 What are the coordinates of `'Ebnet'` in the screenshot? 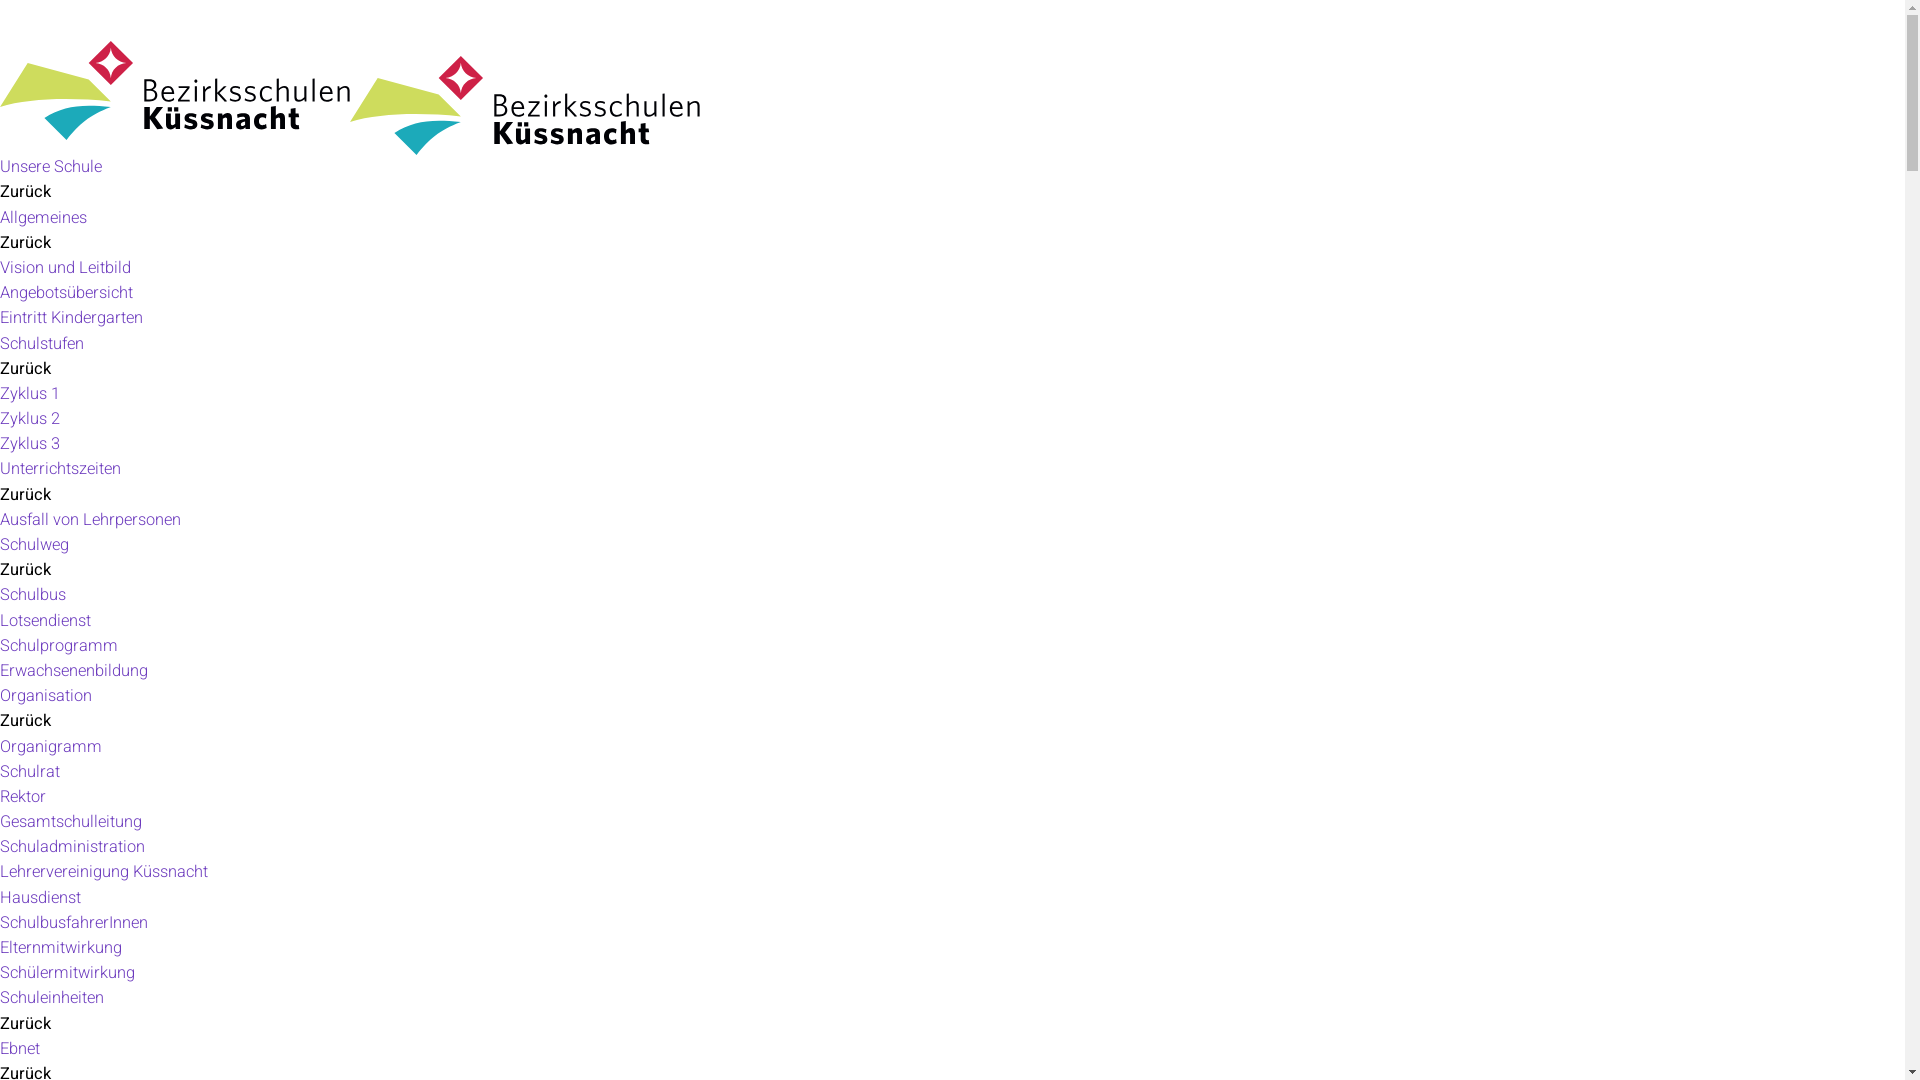 It's located at (19, 1048).